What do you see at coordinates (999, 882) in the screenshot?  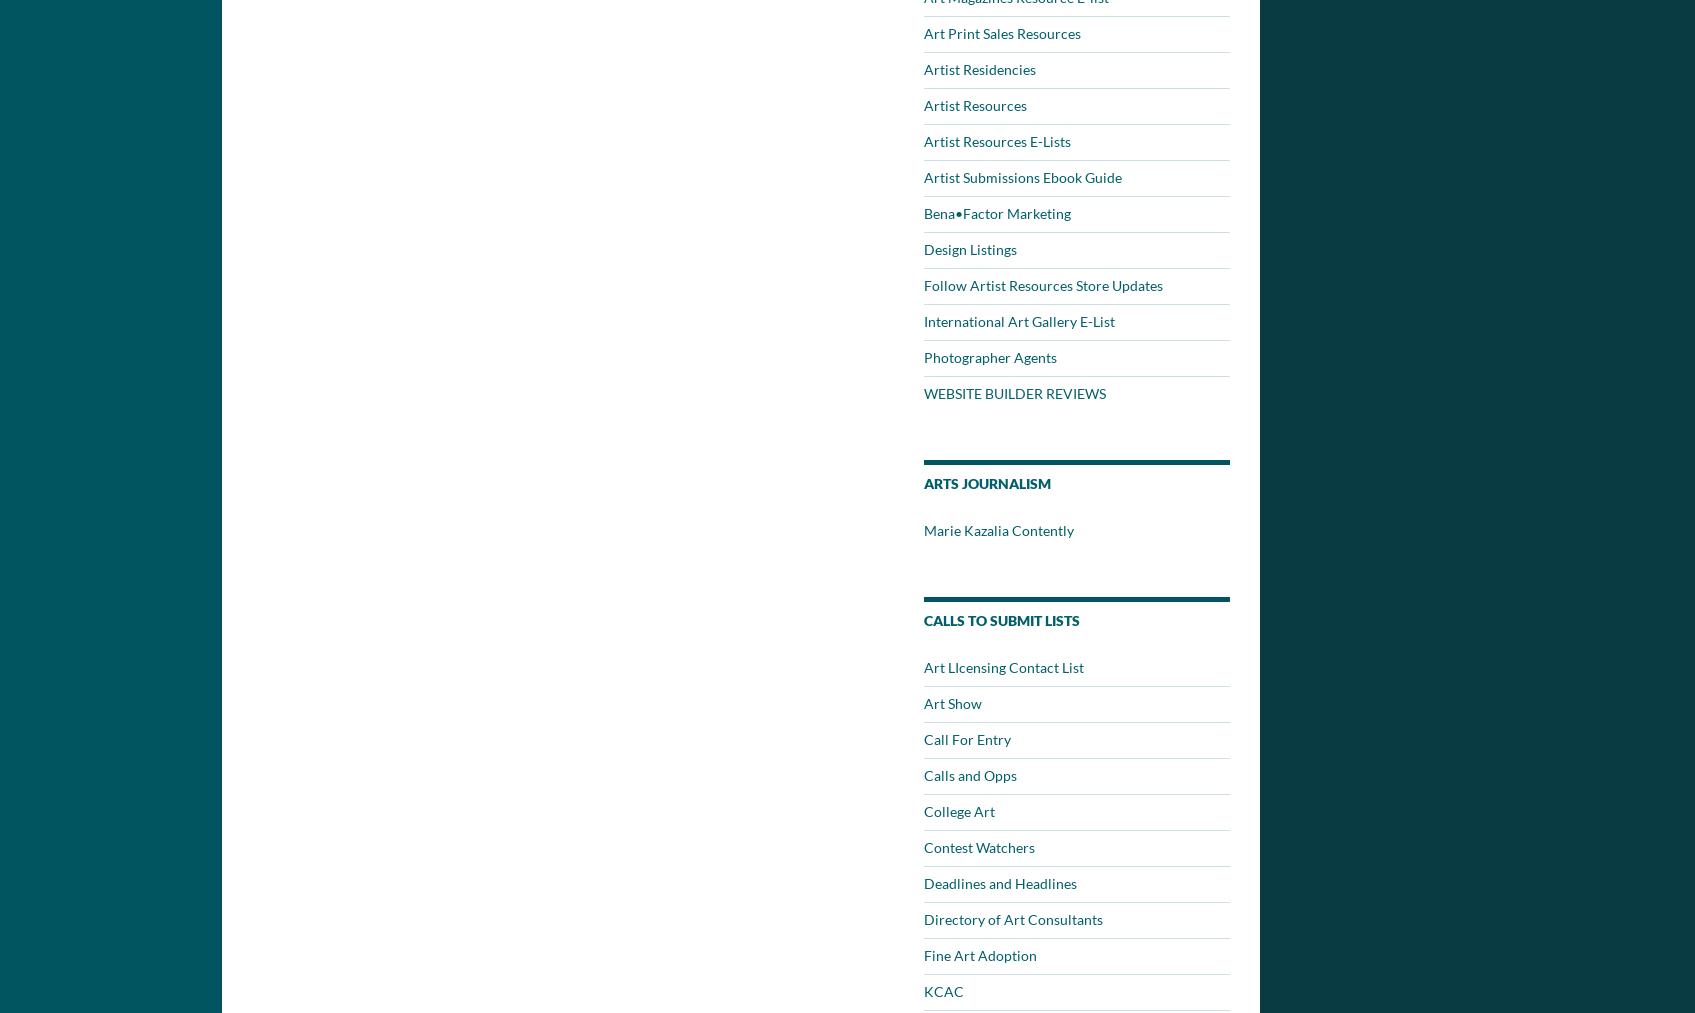 I see `'Deadlines and Headlines'` at bounding box center [999, 882].